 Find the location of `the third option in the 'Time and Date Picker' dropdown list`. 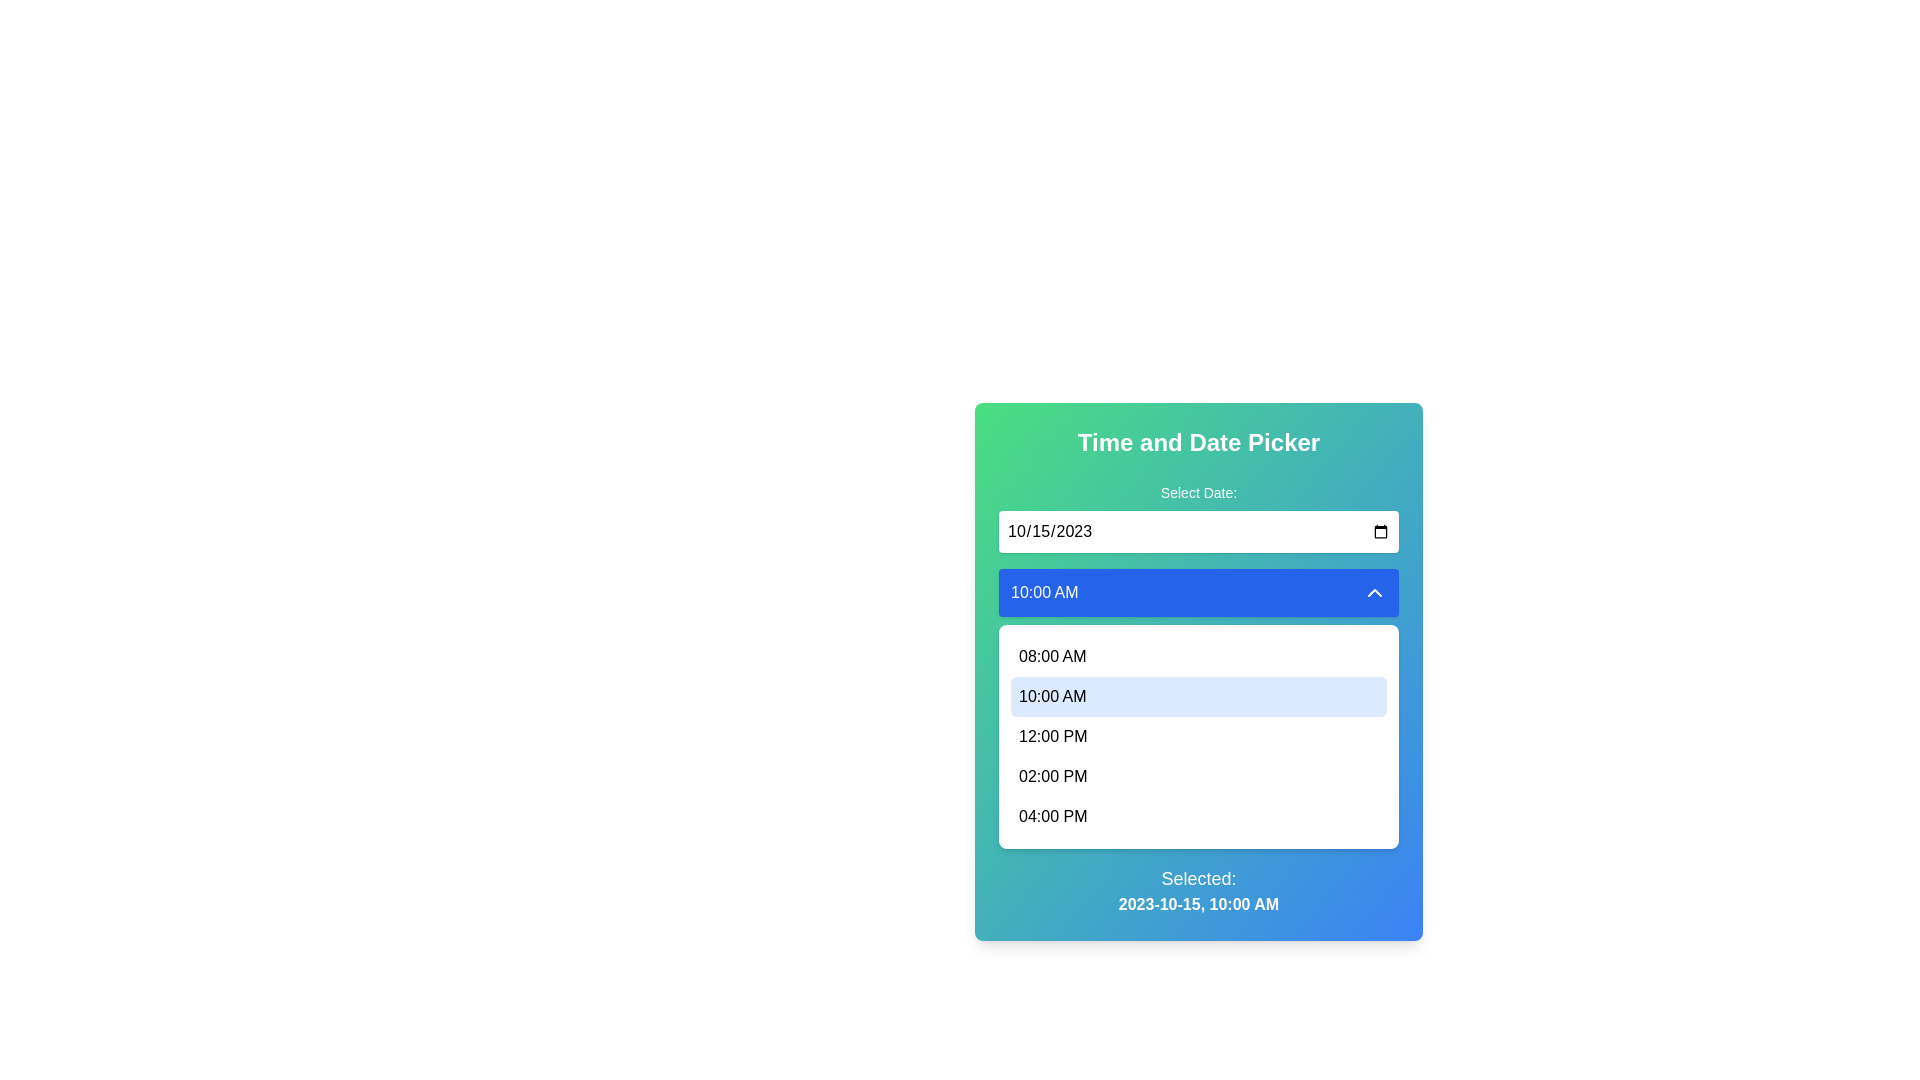

the third option in the 'Time and Date Picker' dropdown list is located at coordinates (1052, 736).